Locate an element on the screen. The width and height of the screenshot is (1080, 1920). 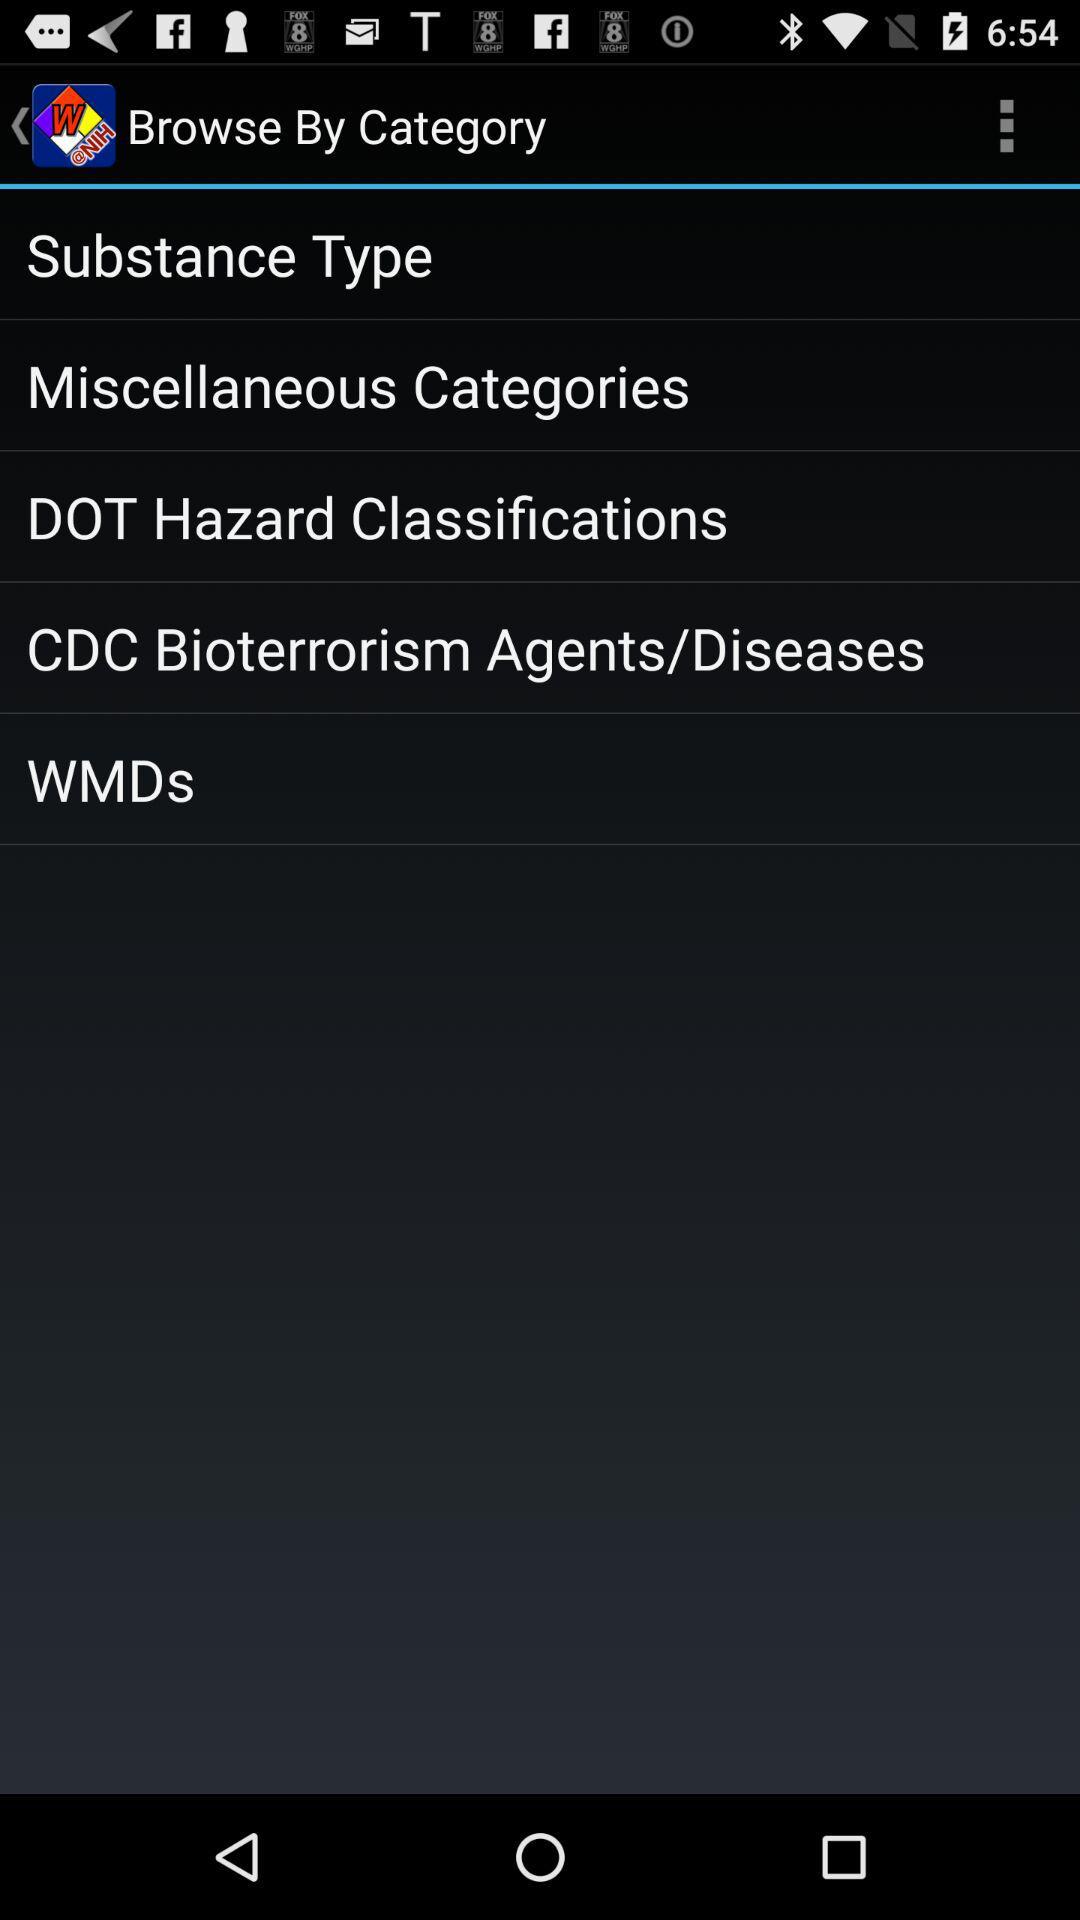
the app to the right of browse by category item is located at coordinates (1006, 124).